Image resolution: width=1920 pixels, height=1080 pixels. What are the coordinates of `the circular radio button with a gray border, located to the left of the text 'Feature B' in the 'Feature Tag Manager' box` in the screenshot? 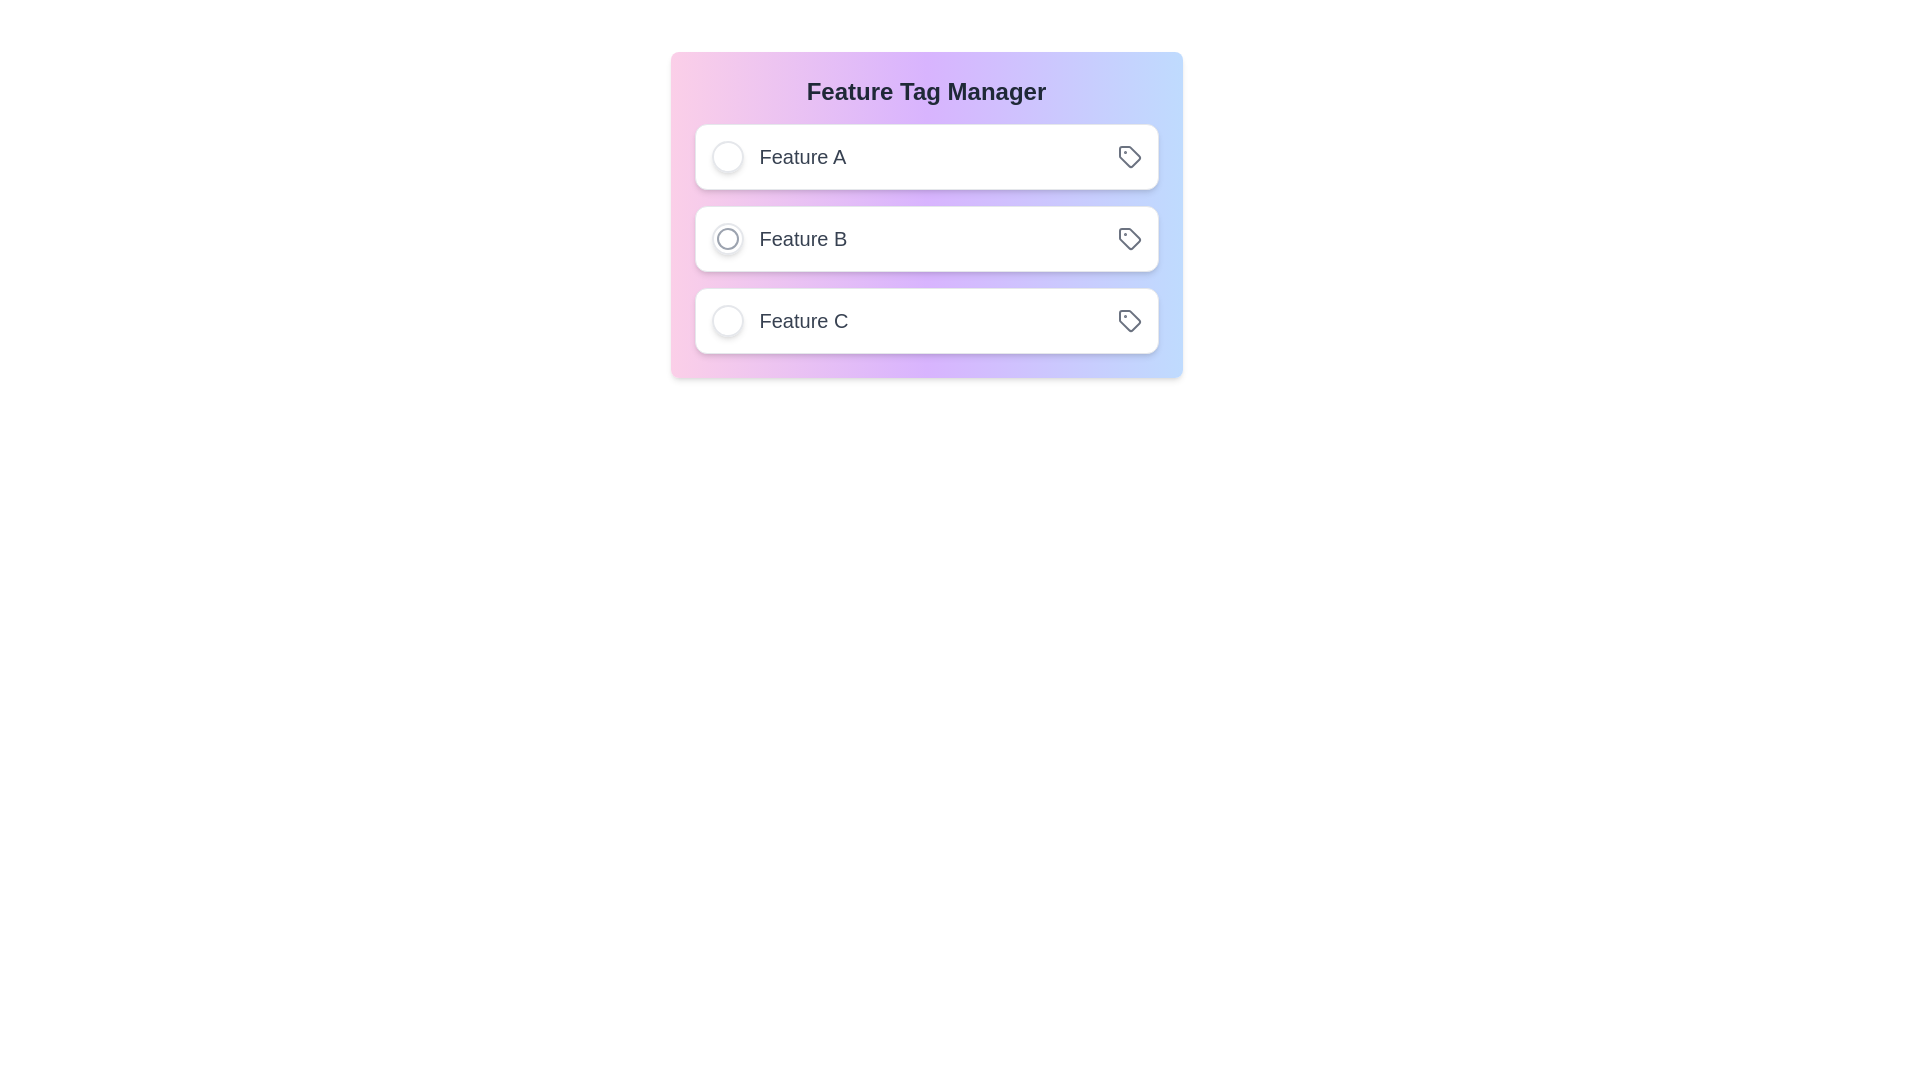 It's located at (726, 238).